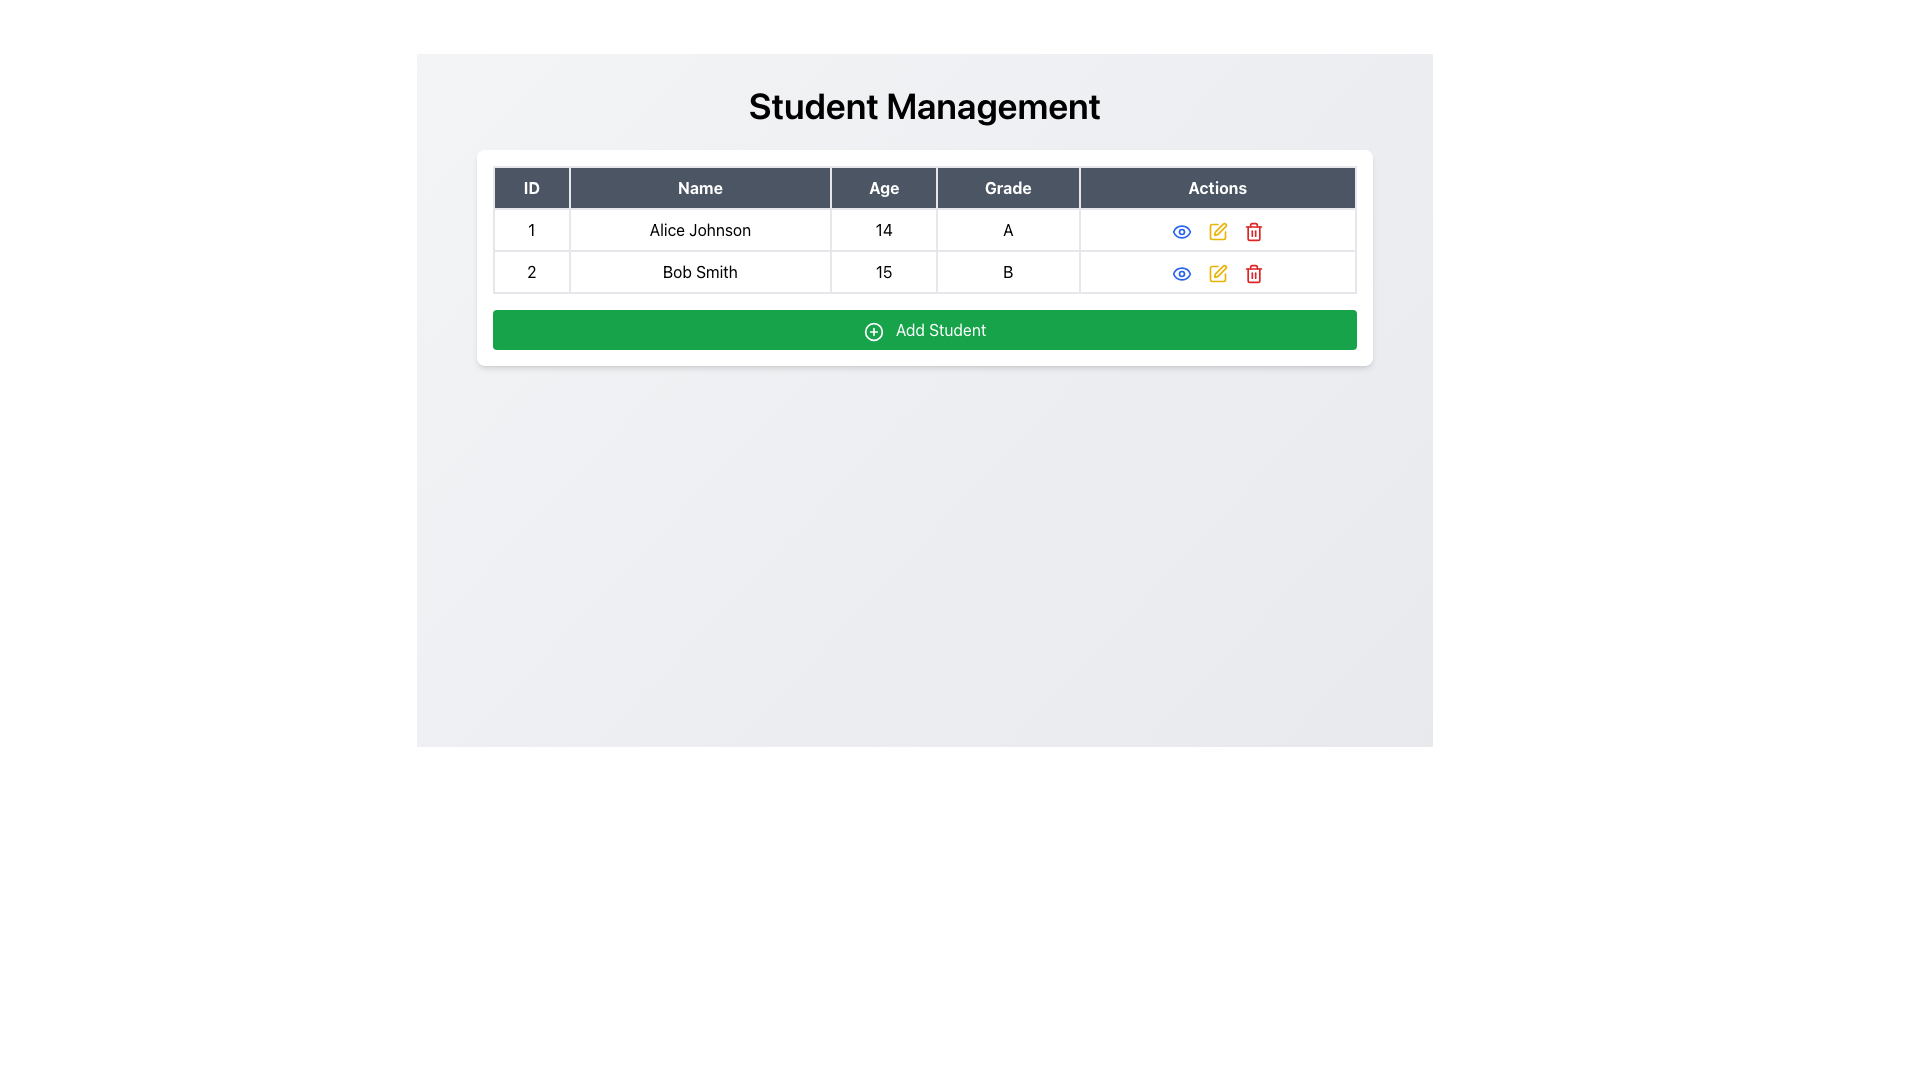 This screenshot has width=1920, height=1080. I want to click on the yellow pen icon button in the second row of the table under the 'Actions' column, so click(1216, 273).